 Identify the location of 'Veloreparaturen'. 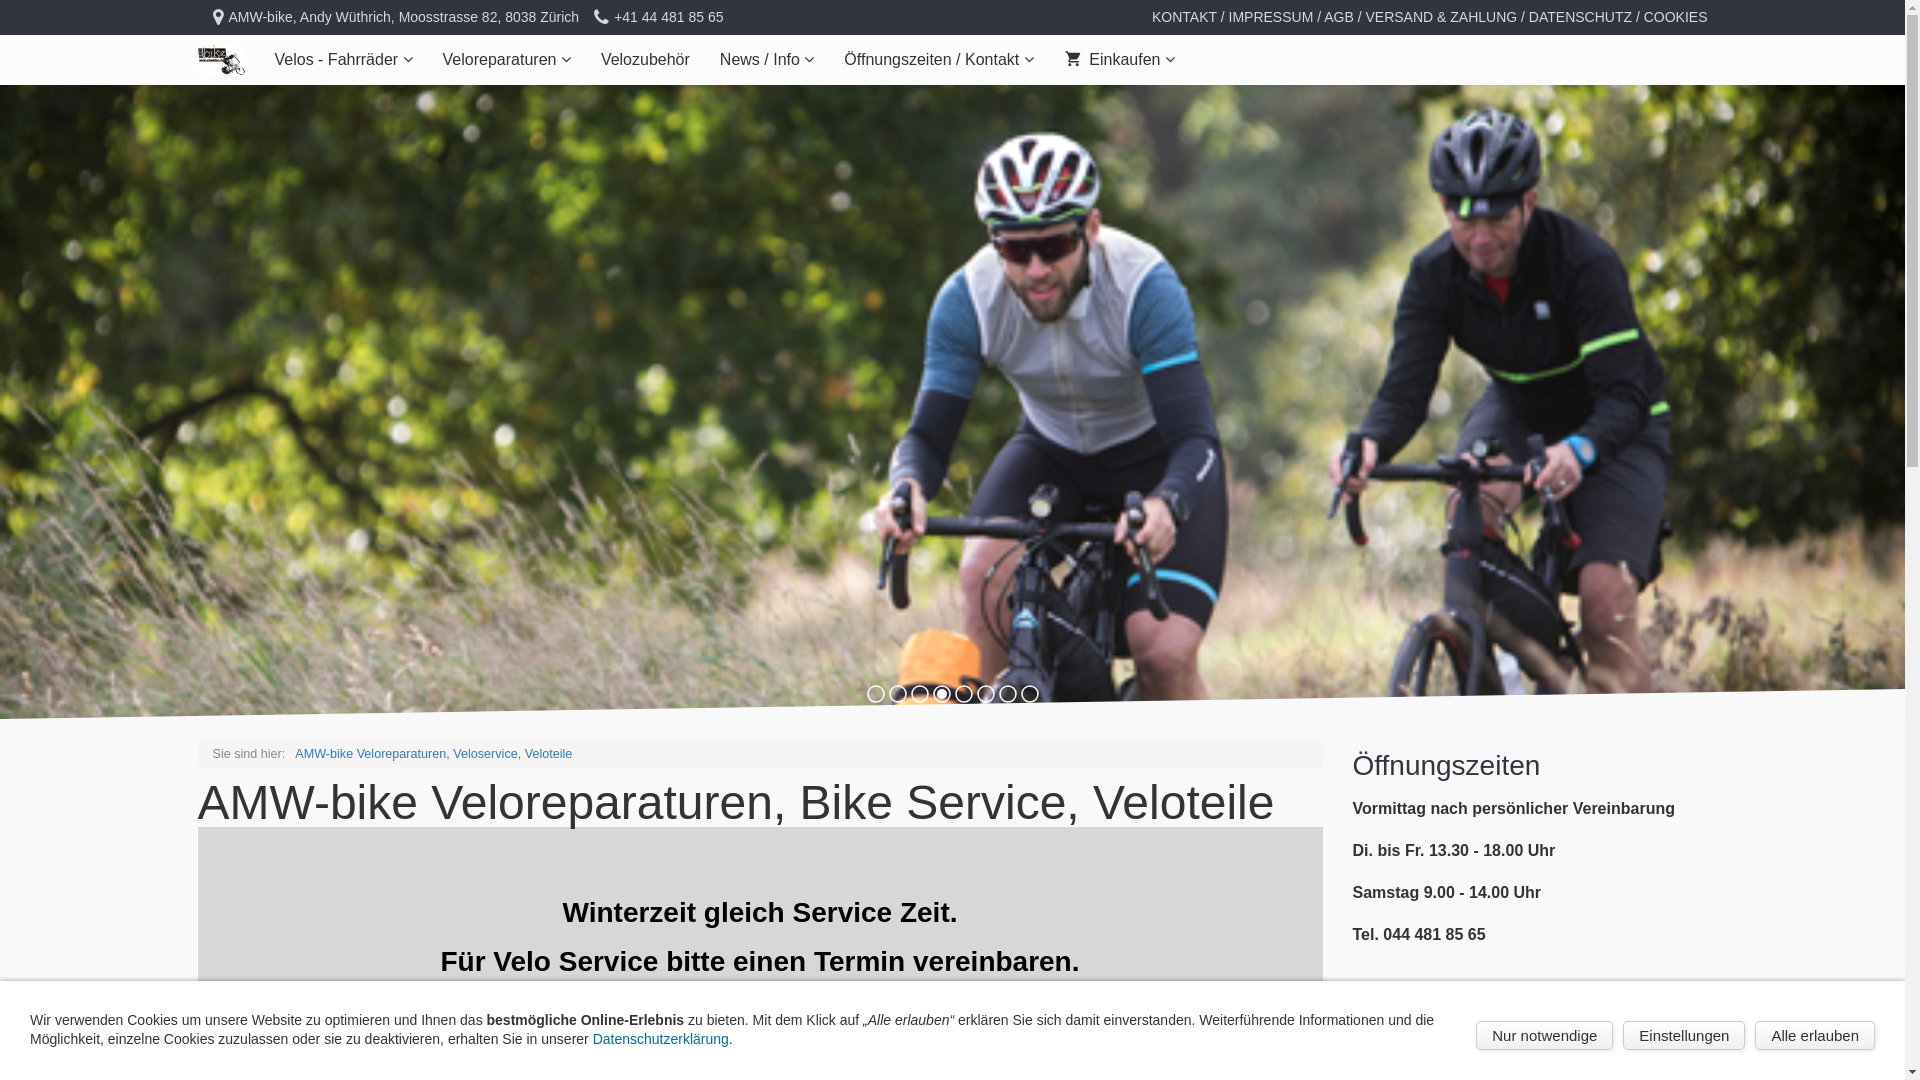
(507, 59).